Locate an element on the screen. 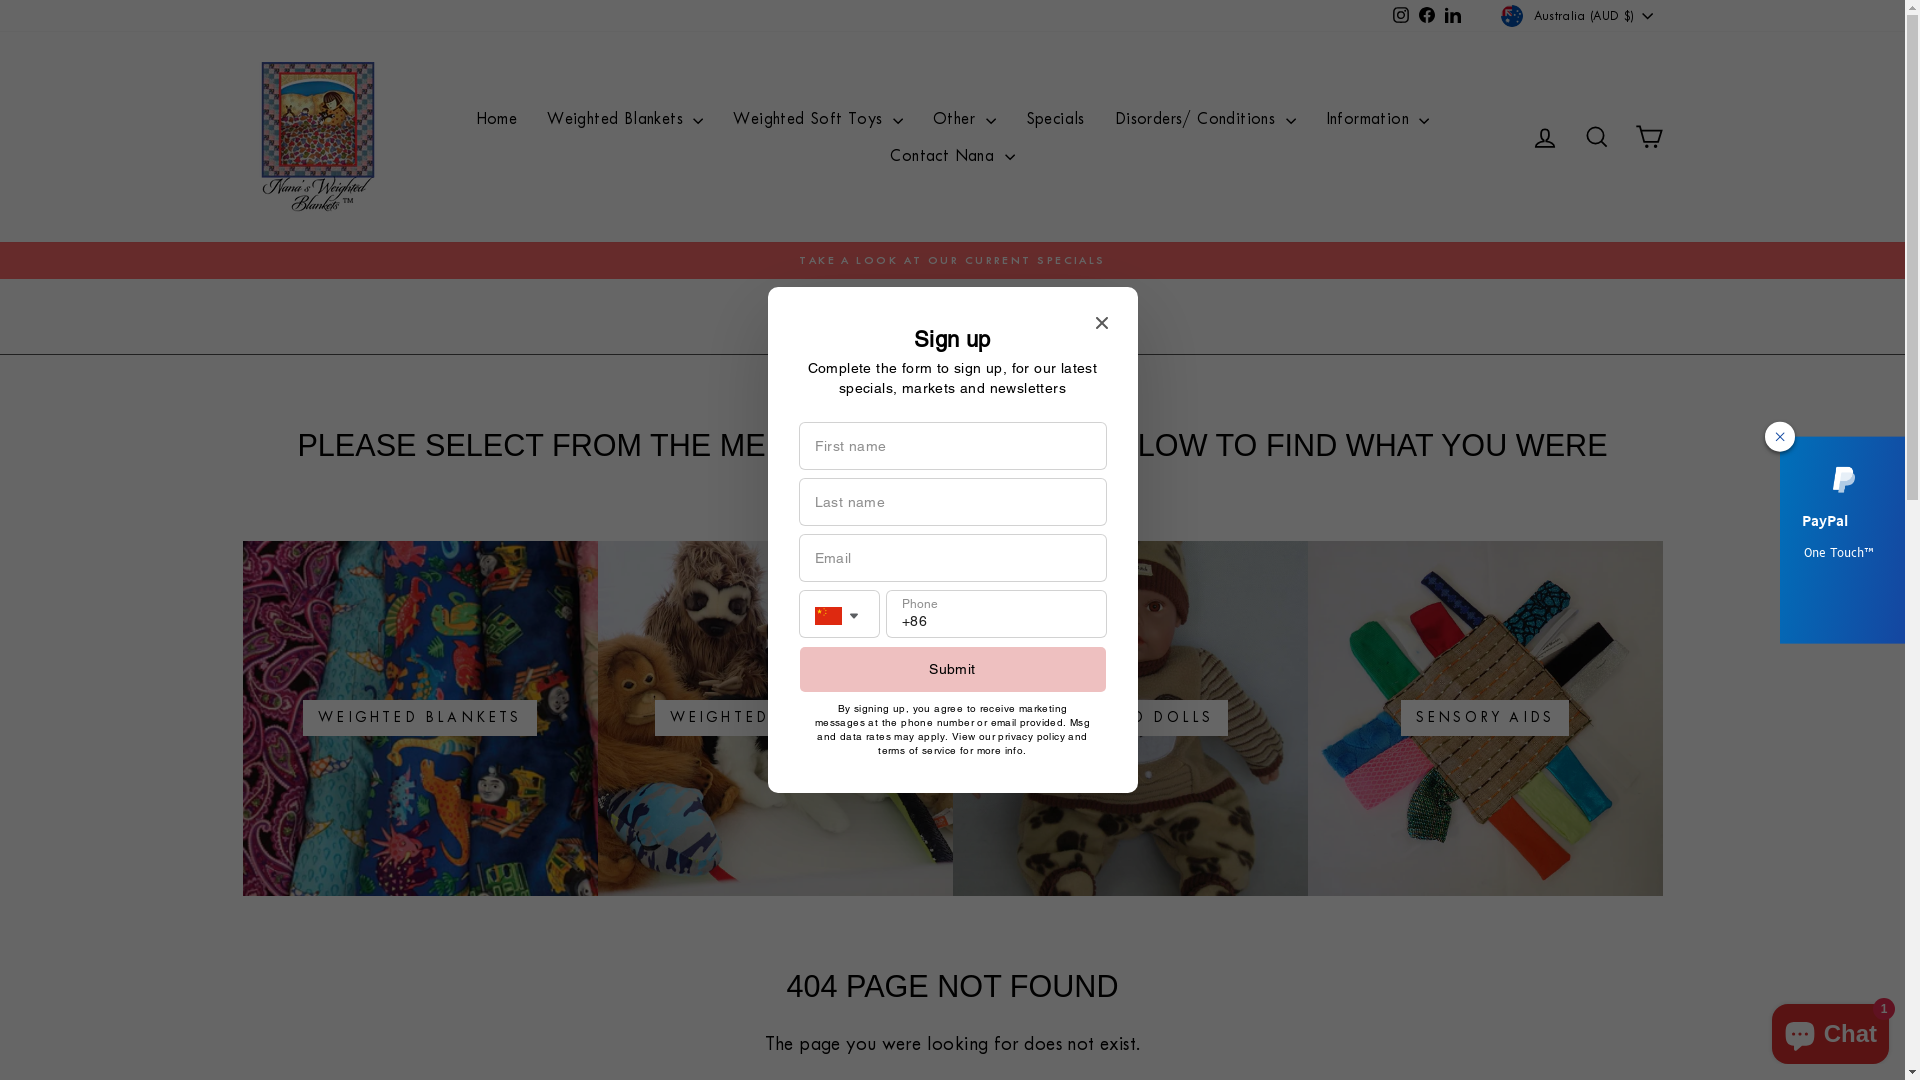  'WEIGHTED BLANKETS' is located at coordinates (418, 717).